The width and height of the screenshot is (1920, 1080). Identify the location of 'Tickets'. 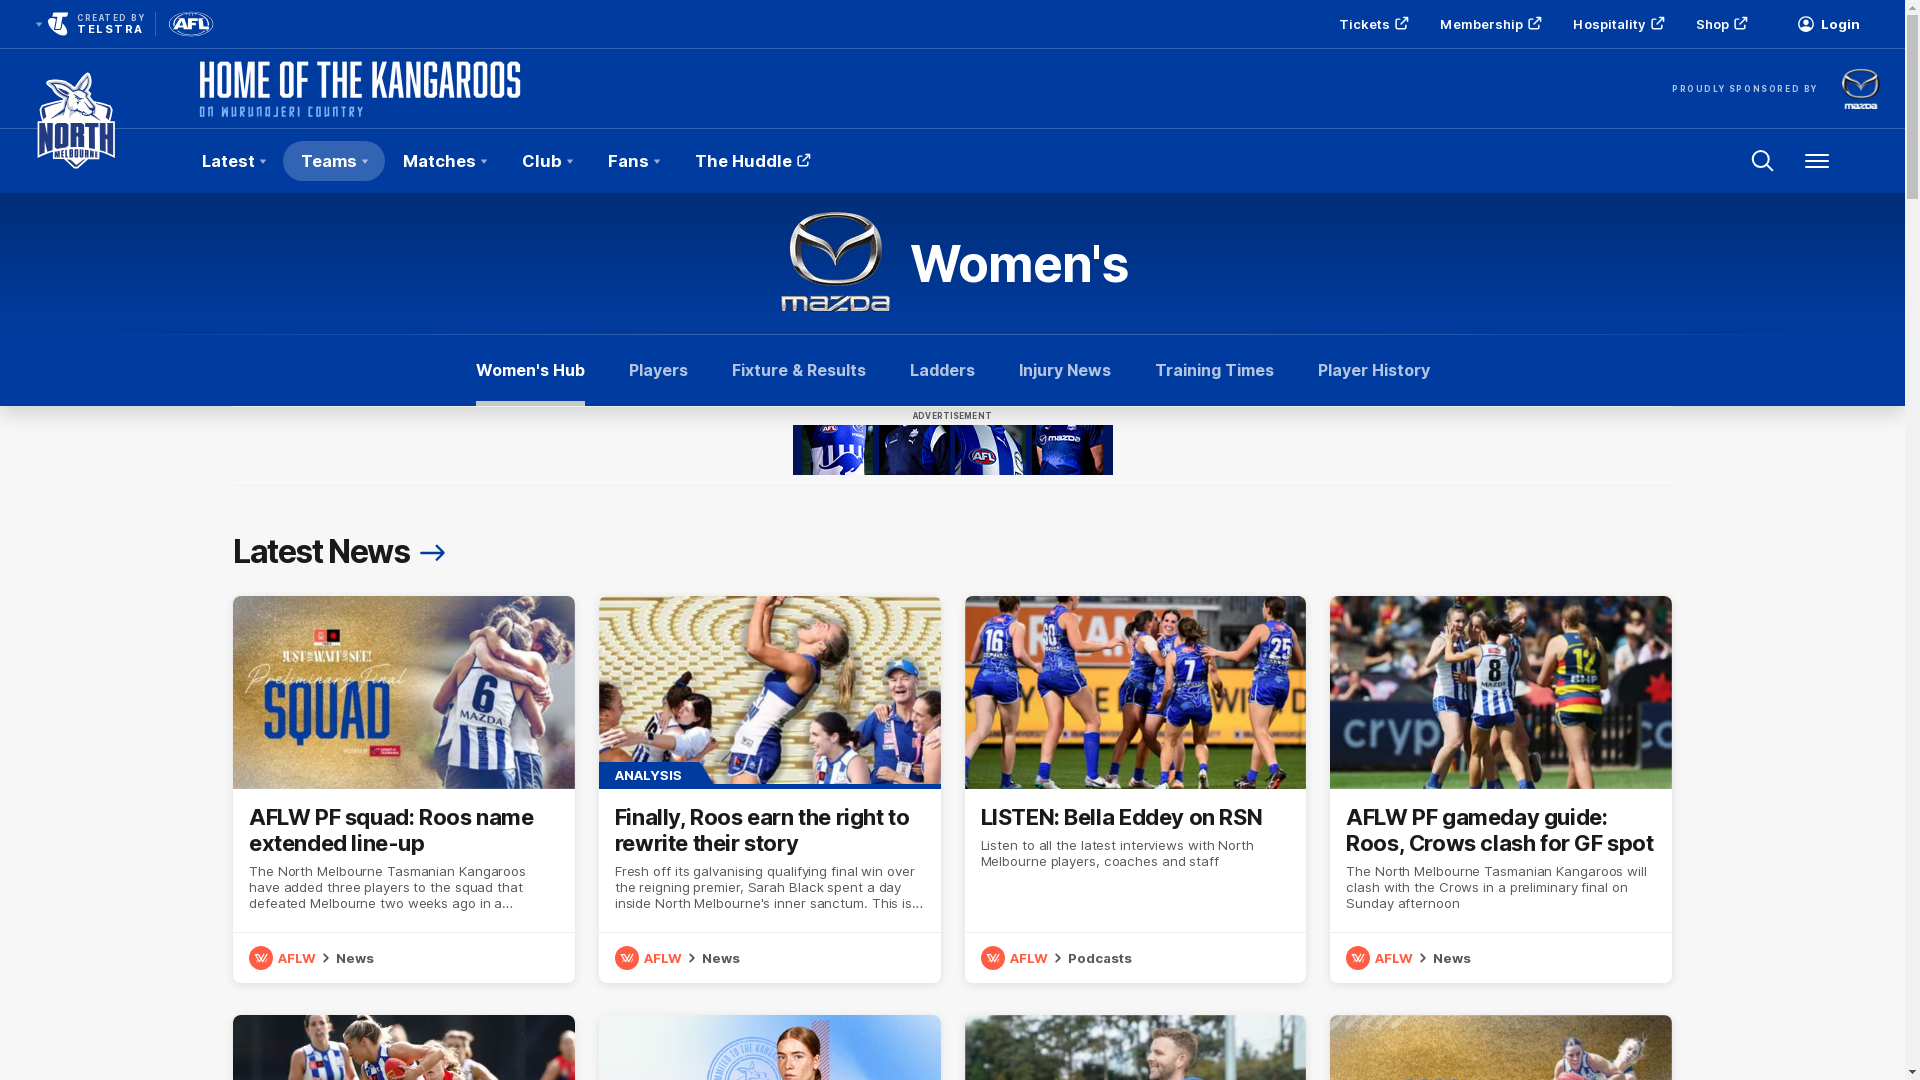
(1371, 23).